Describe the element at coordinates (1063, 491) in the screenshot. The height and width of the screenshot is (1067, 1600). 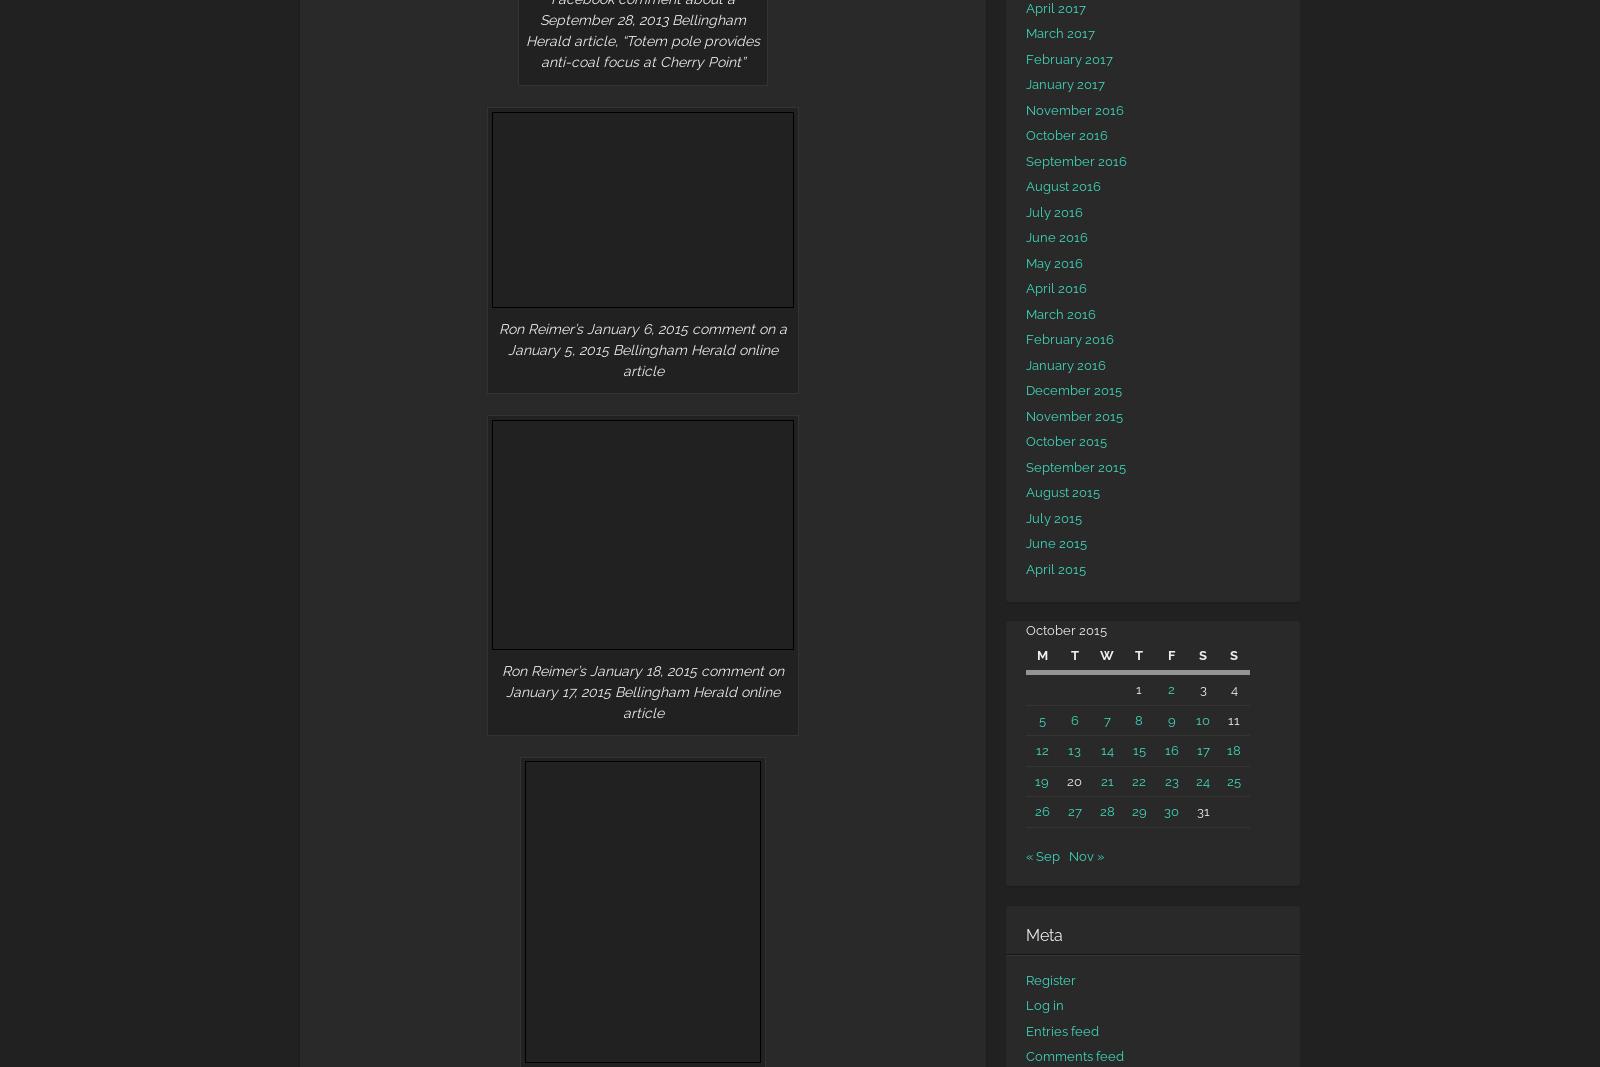
I see `'August 2015'` at that location.